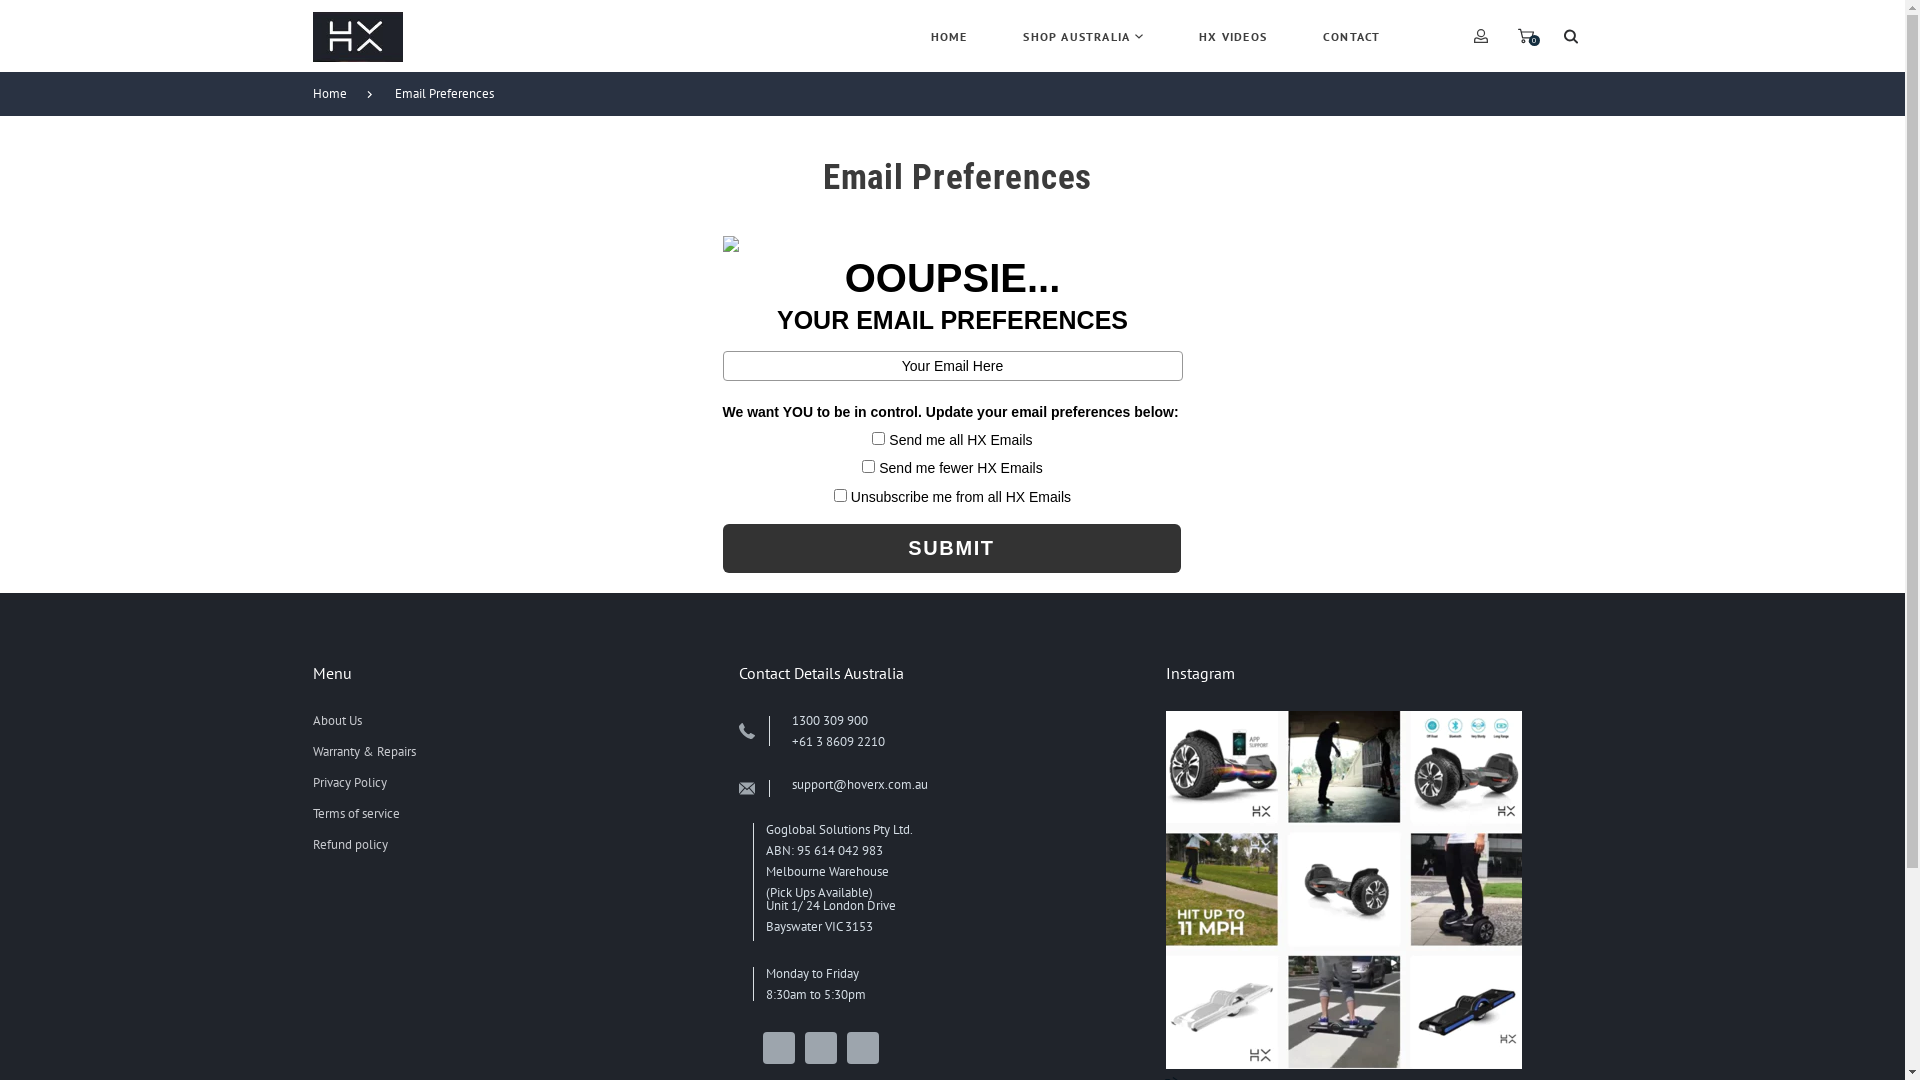 Image resolution: width=1920 pixels, height=1080 pixels. What do you see at coordinates (1232, 36) in the screenshot?
I see `'HX VIDEOS'` at bounding box center [1232, 36].